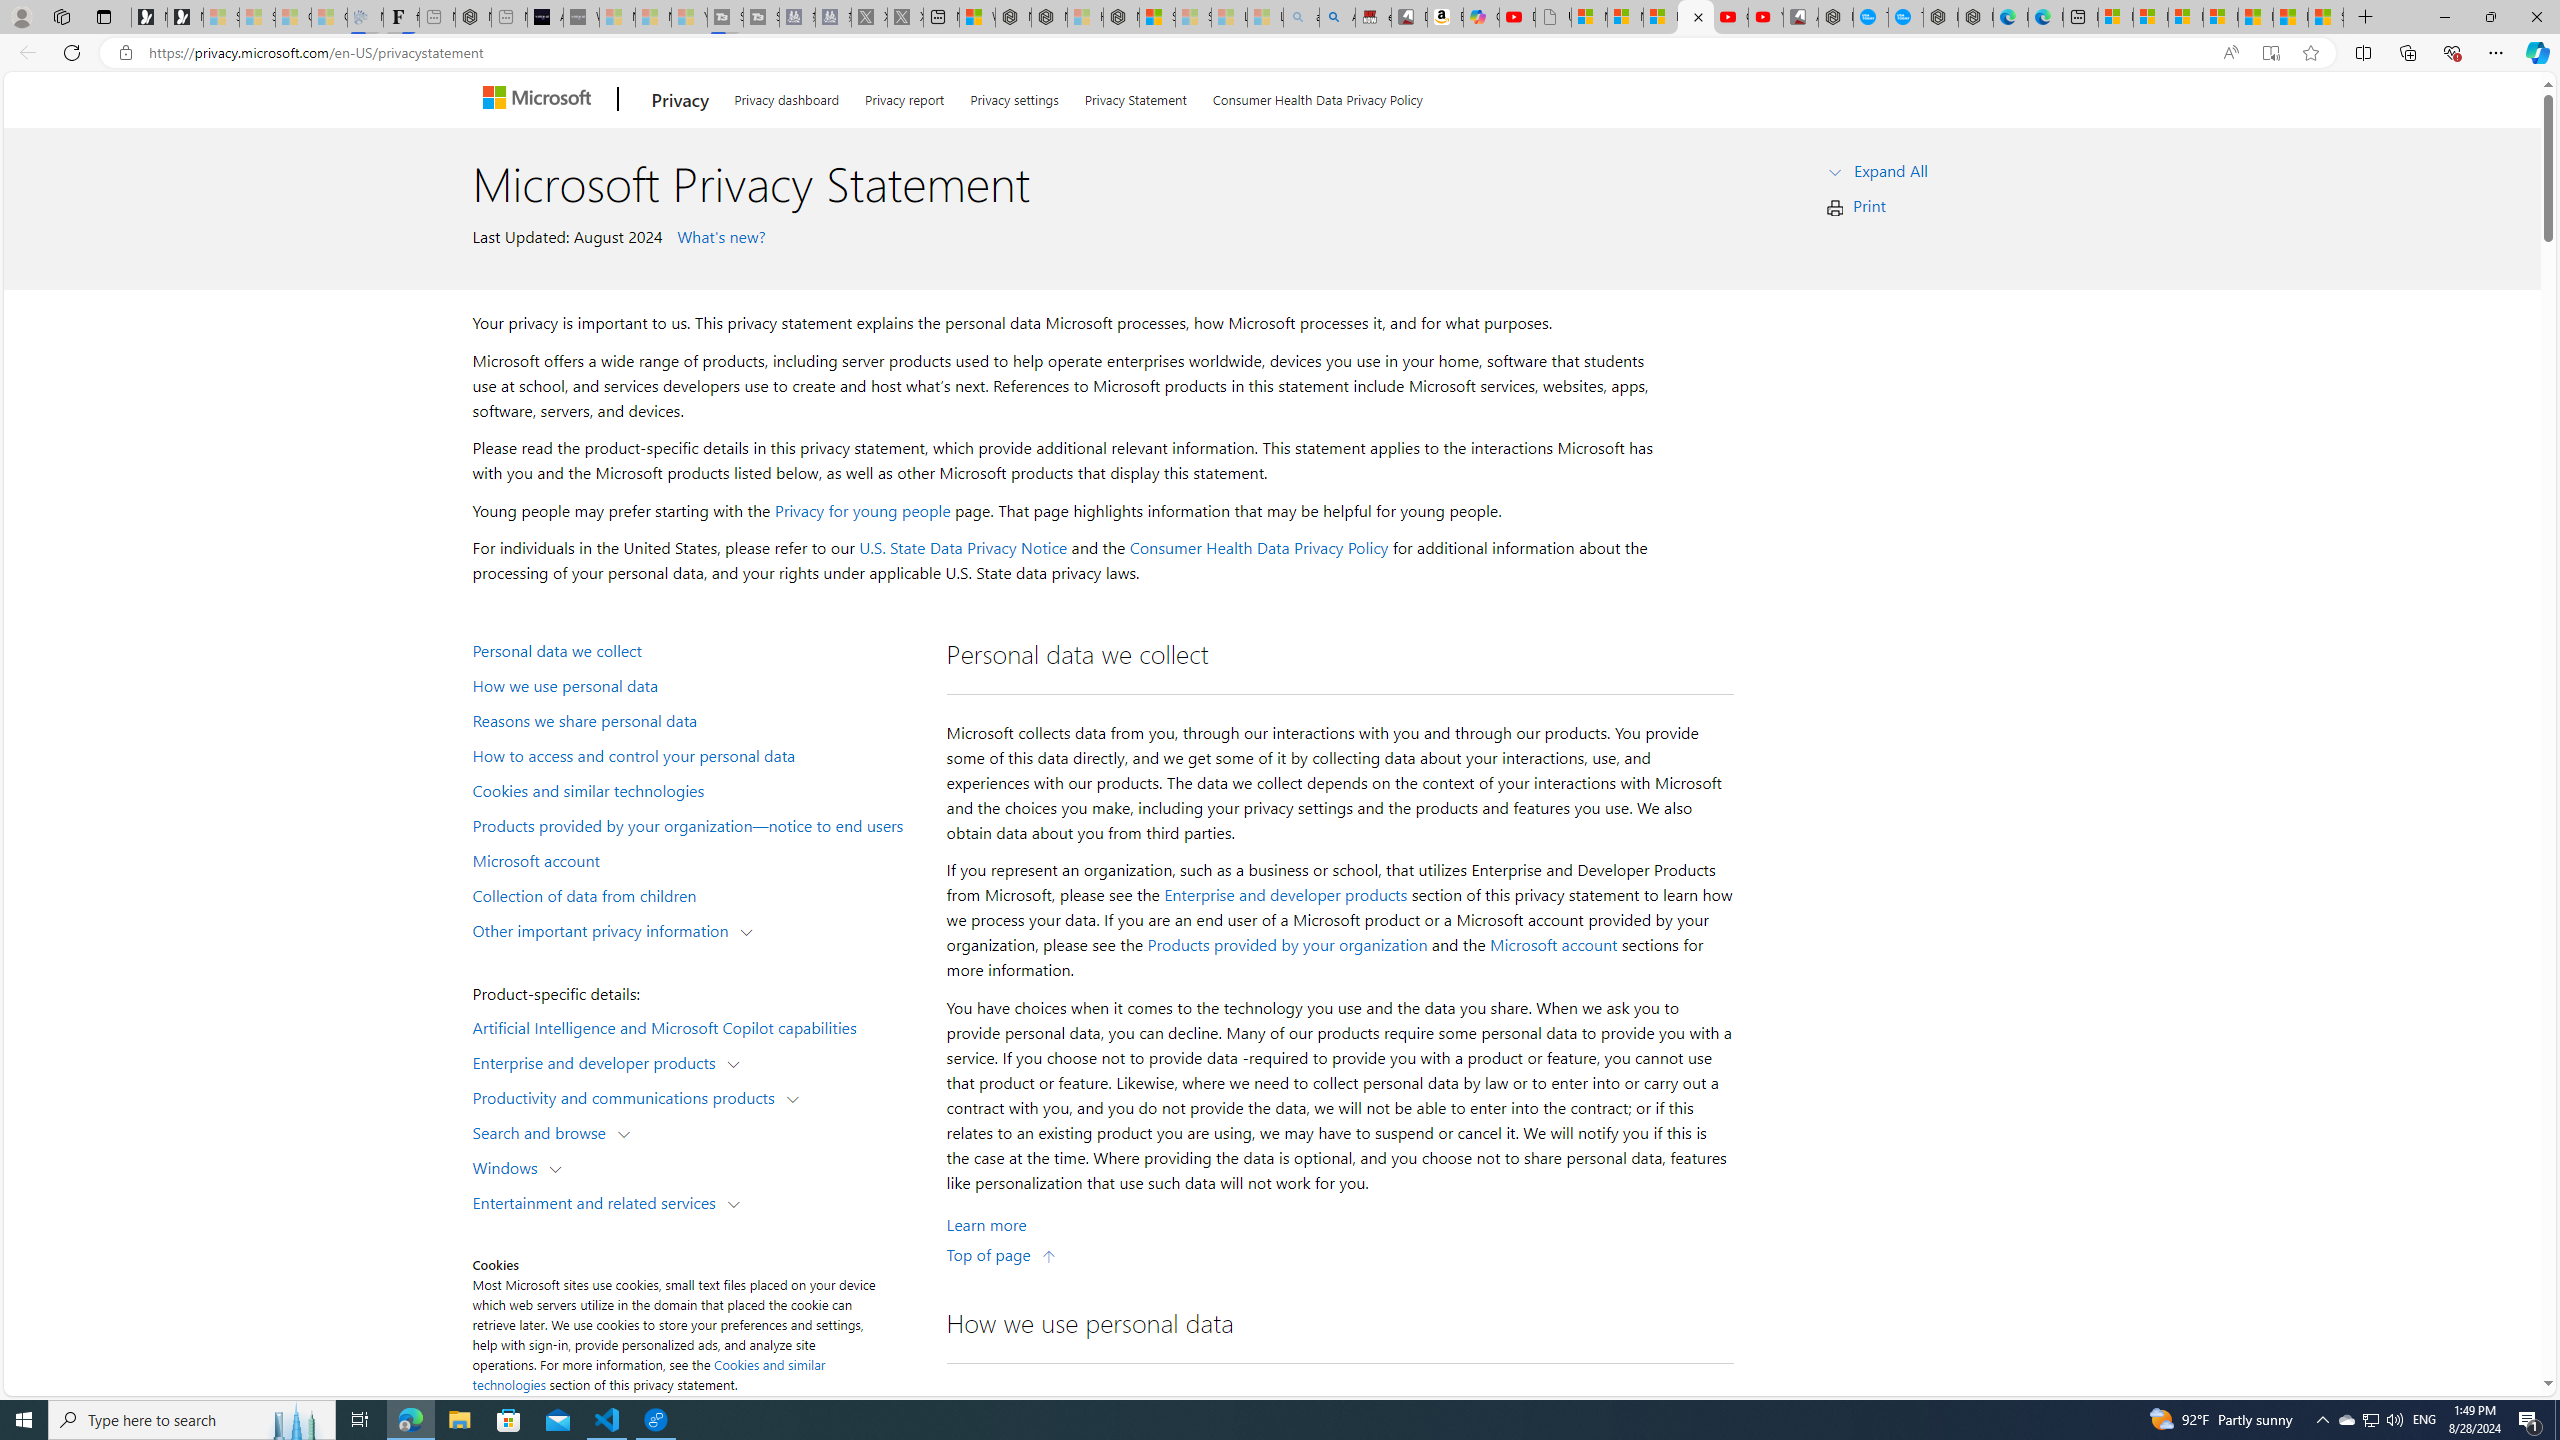  I want to click on 'Entertainment and related services', so click(599, 1200).